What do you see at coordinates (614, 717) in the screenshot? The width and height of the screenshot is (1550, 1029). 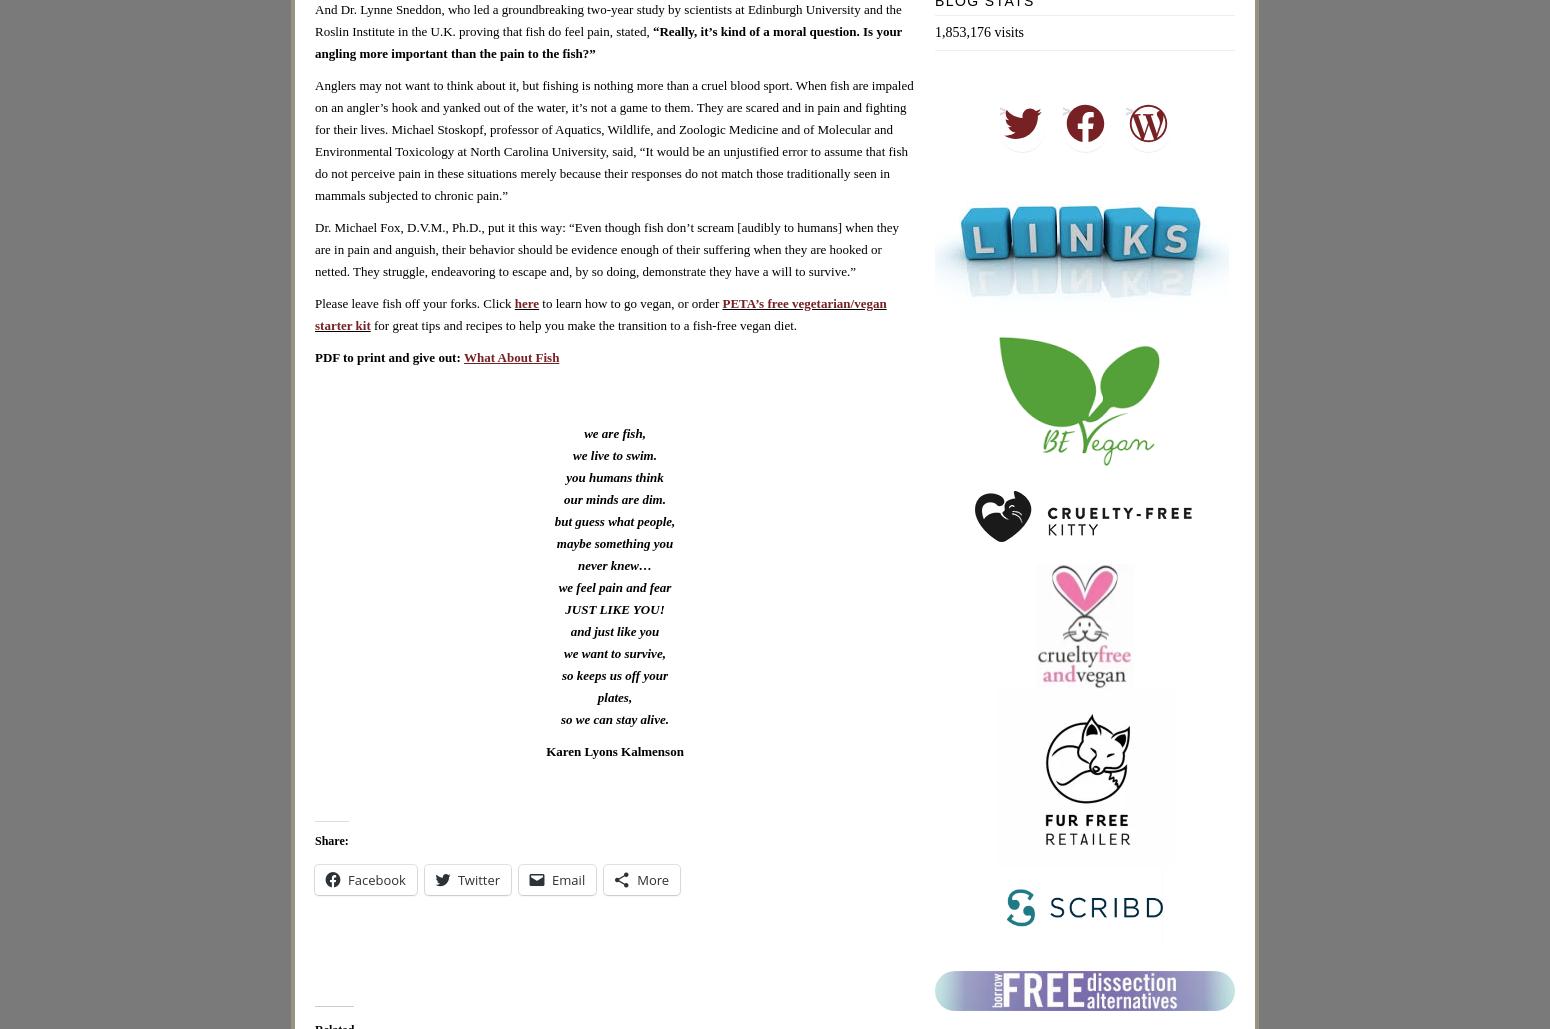 I see `'so we can stay alive.'` at bounding box center [614, 717].